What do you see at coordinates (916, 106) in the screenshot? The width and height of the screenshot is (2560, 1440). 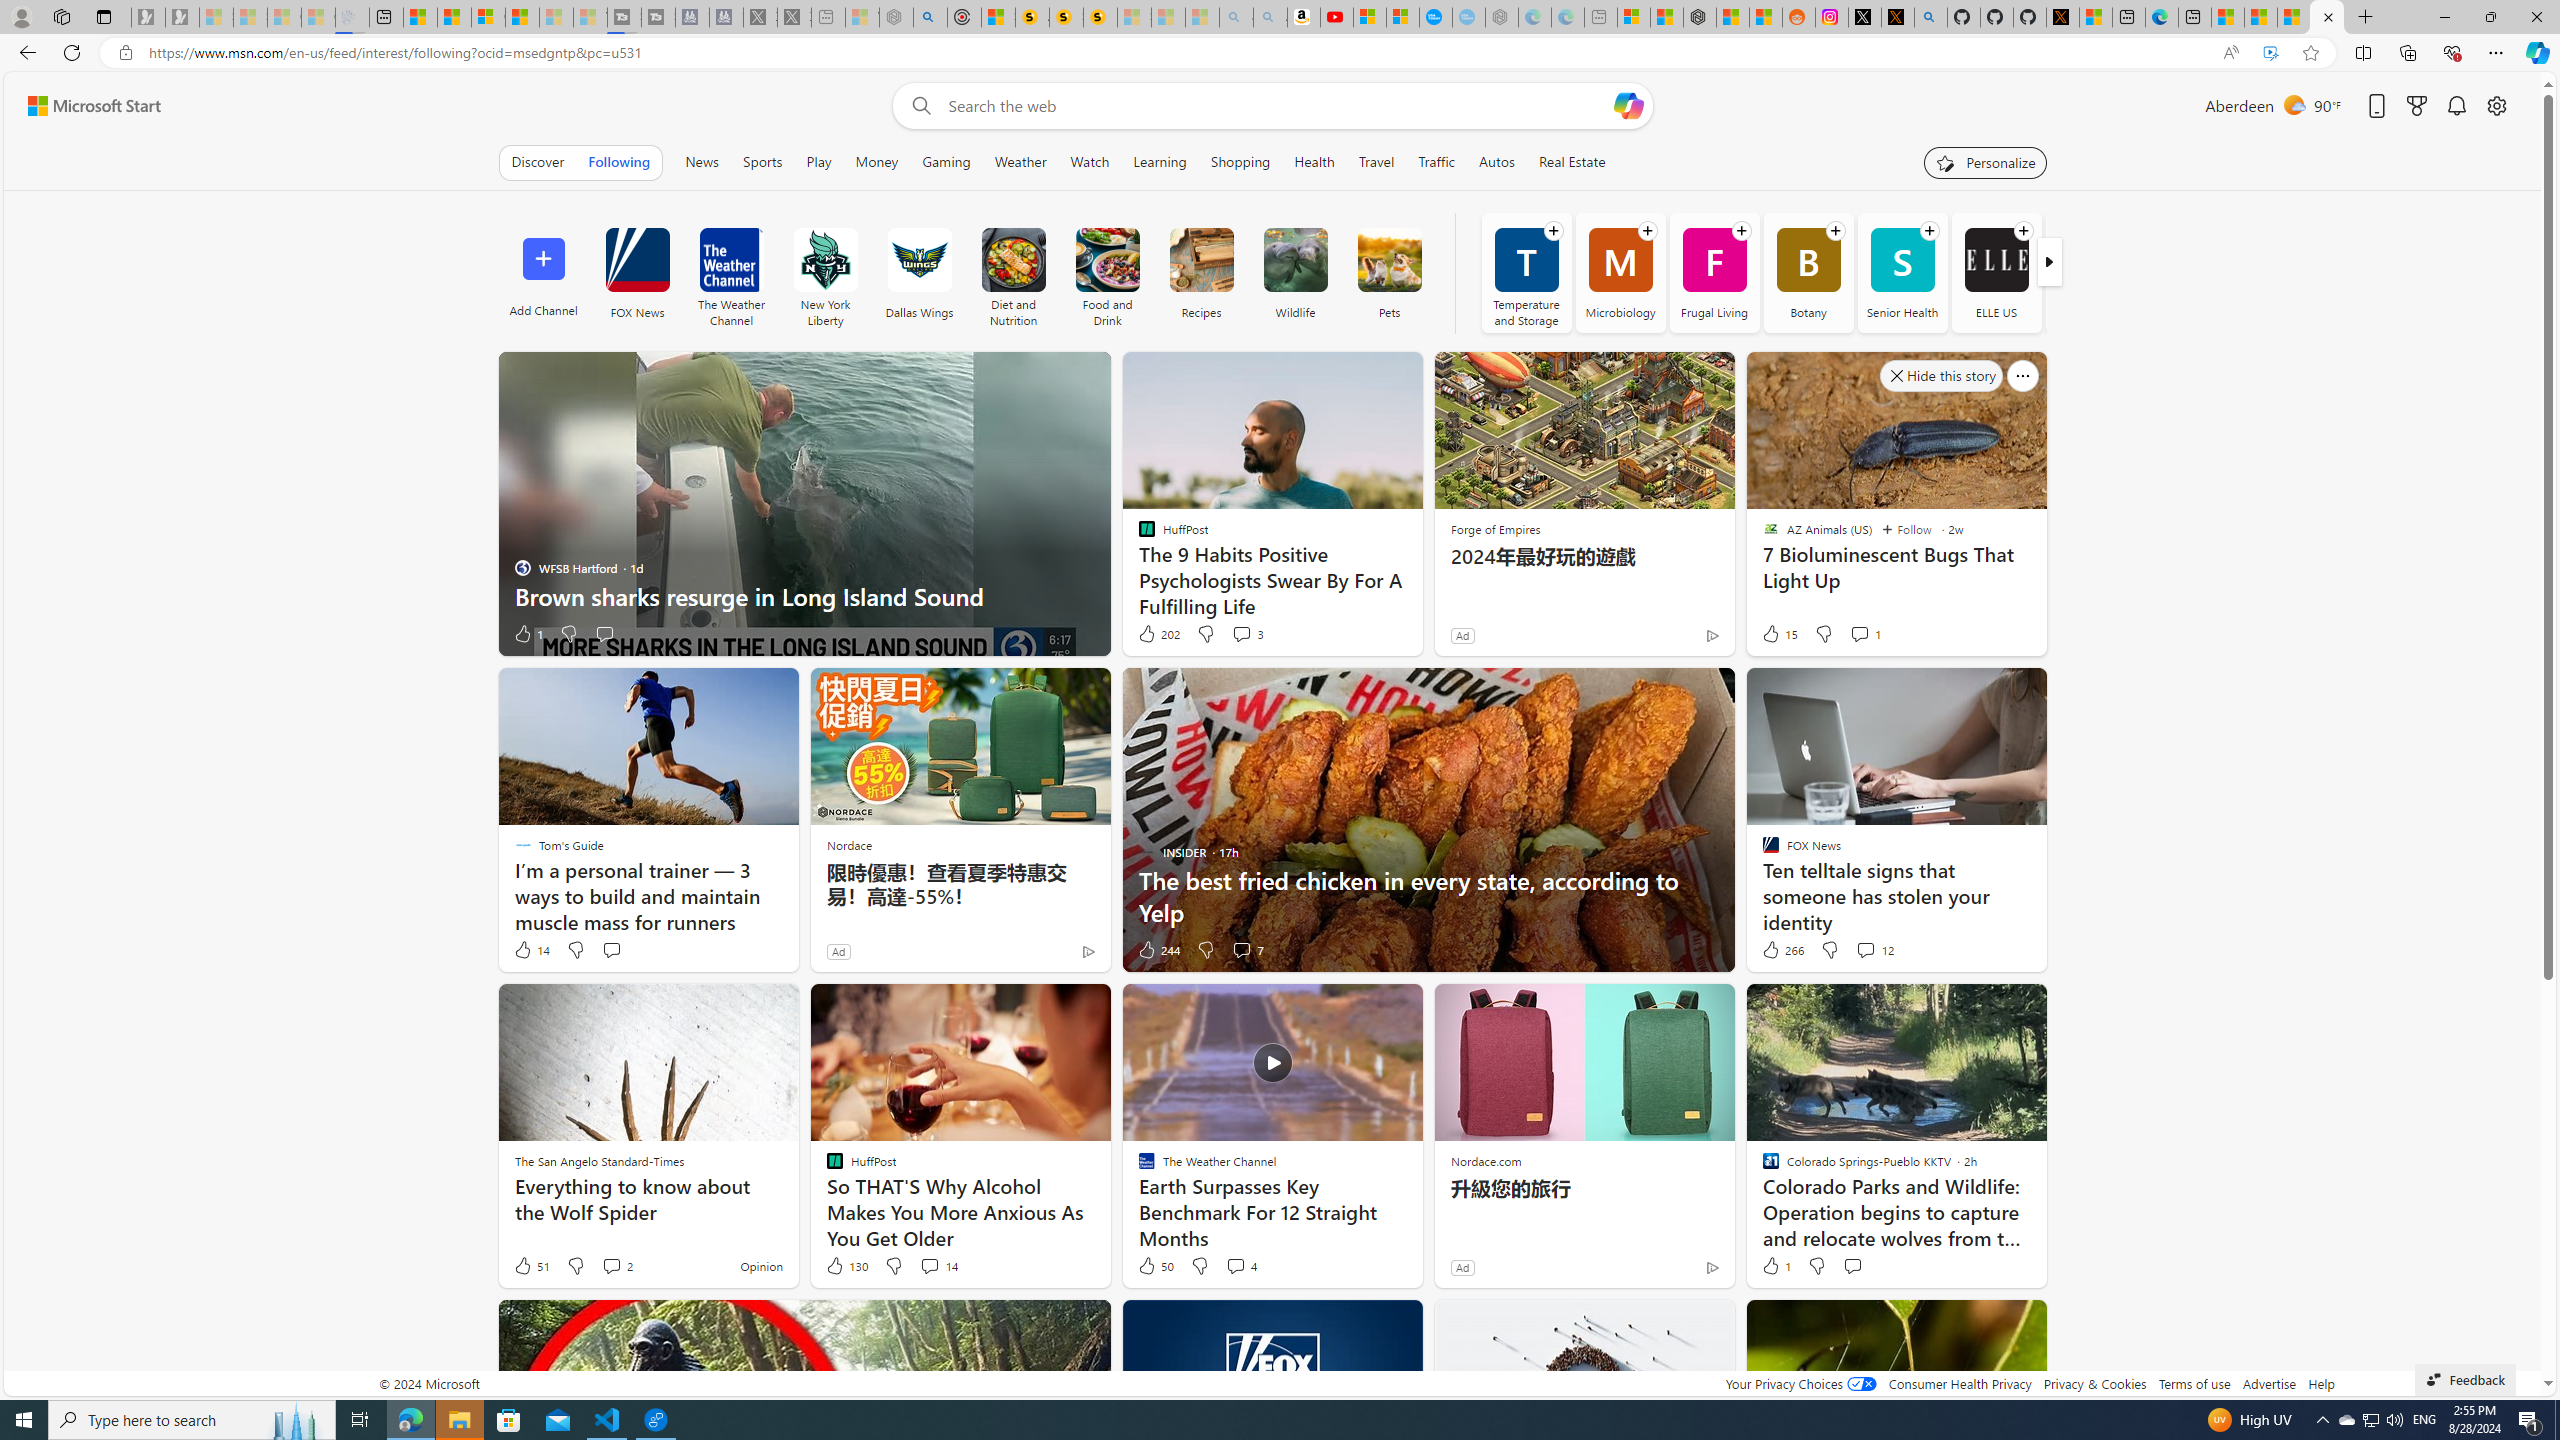 I see `'Web search'` at bounding box center [916, 106].